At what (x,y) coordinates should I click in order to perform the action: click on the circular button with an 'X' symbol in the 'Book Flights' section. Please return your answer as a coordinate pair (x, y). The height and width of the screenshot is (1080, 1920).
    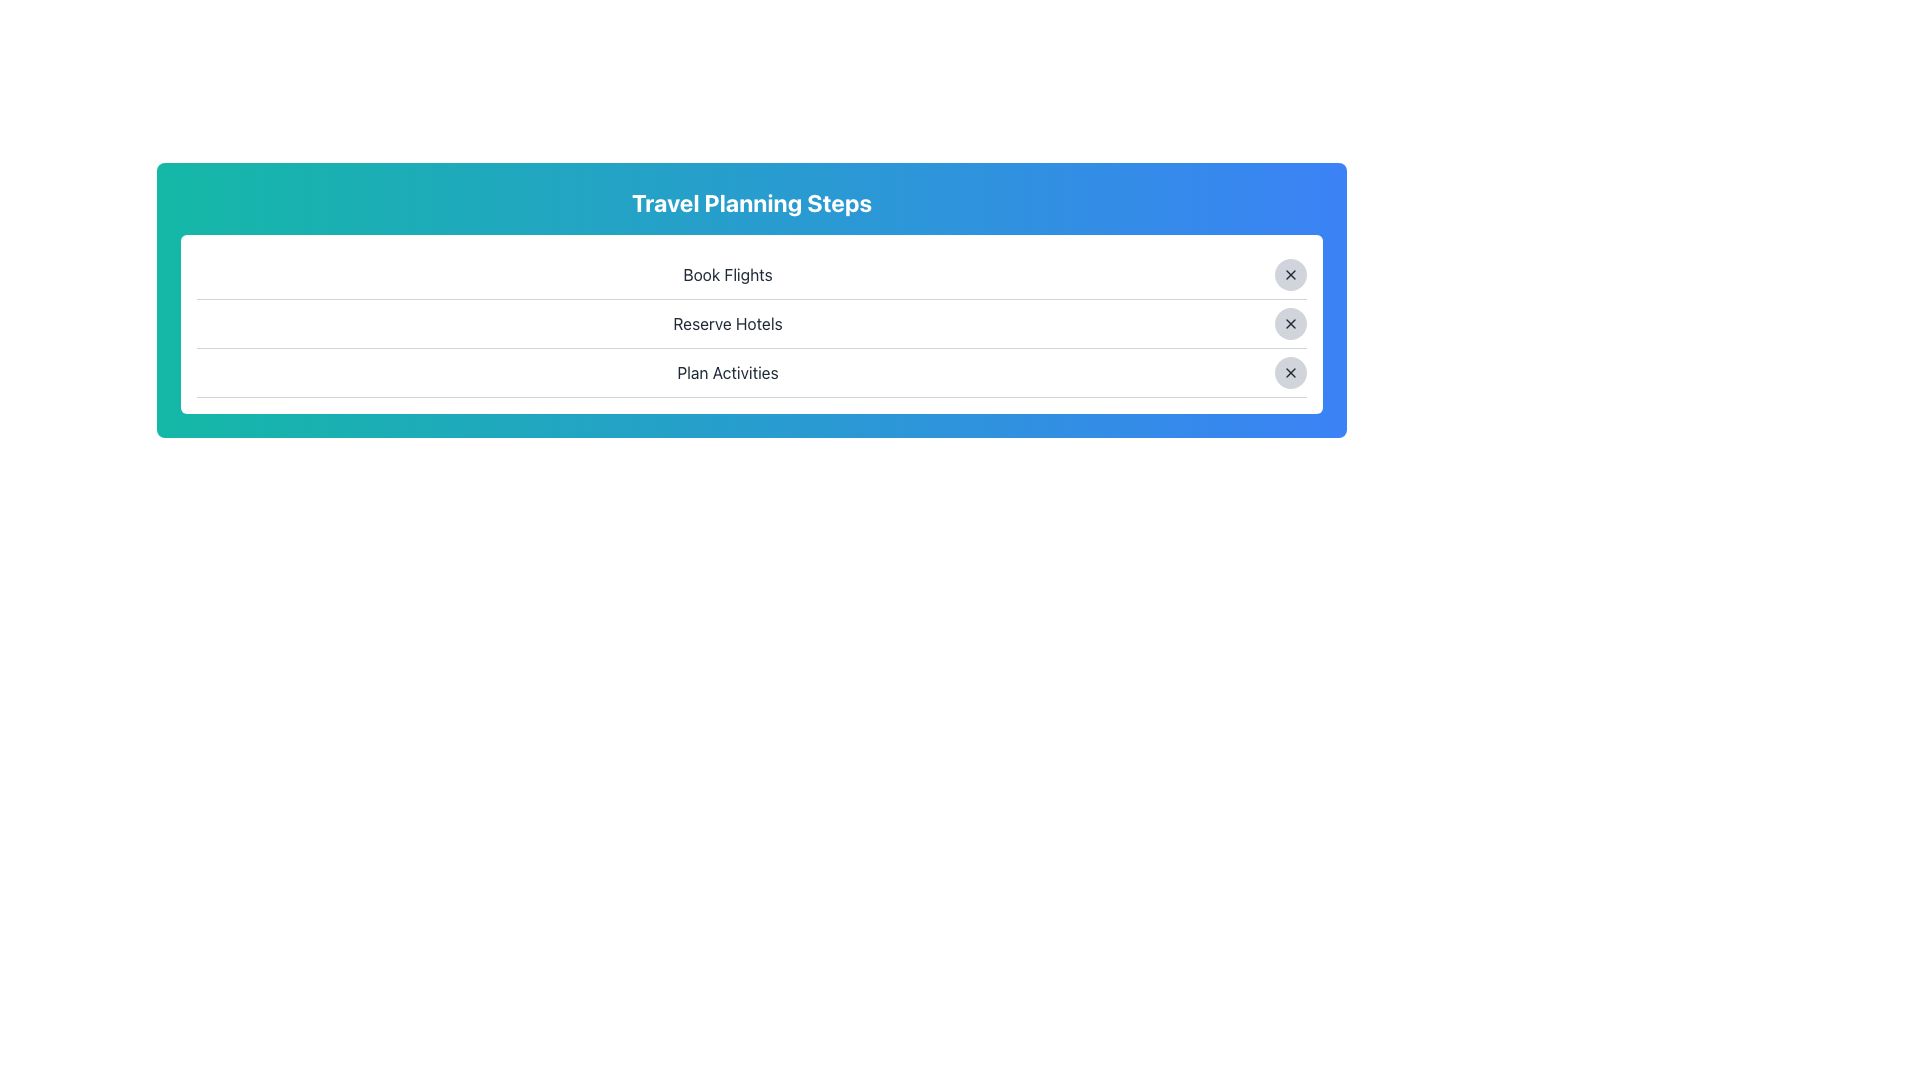
    Looking at the image, I should click on (1291, 274).